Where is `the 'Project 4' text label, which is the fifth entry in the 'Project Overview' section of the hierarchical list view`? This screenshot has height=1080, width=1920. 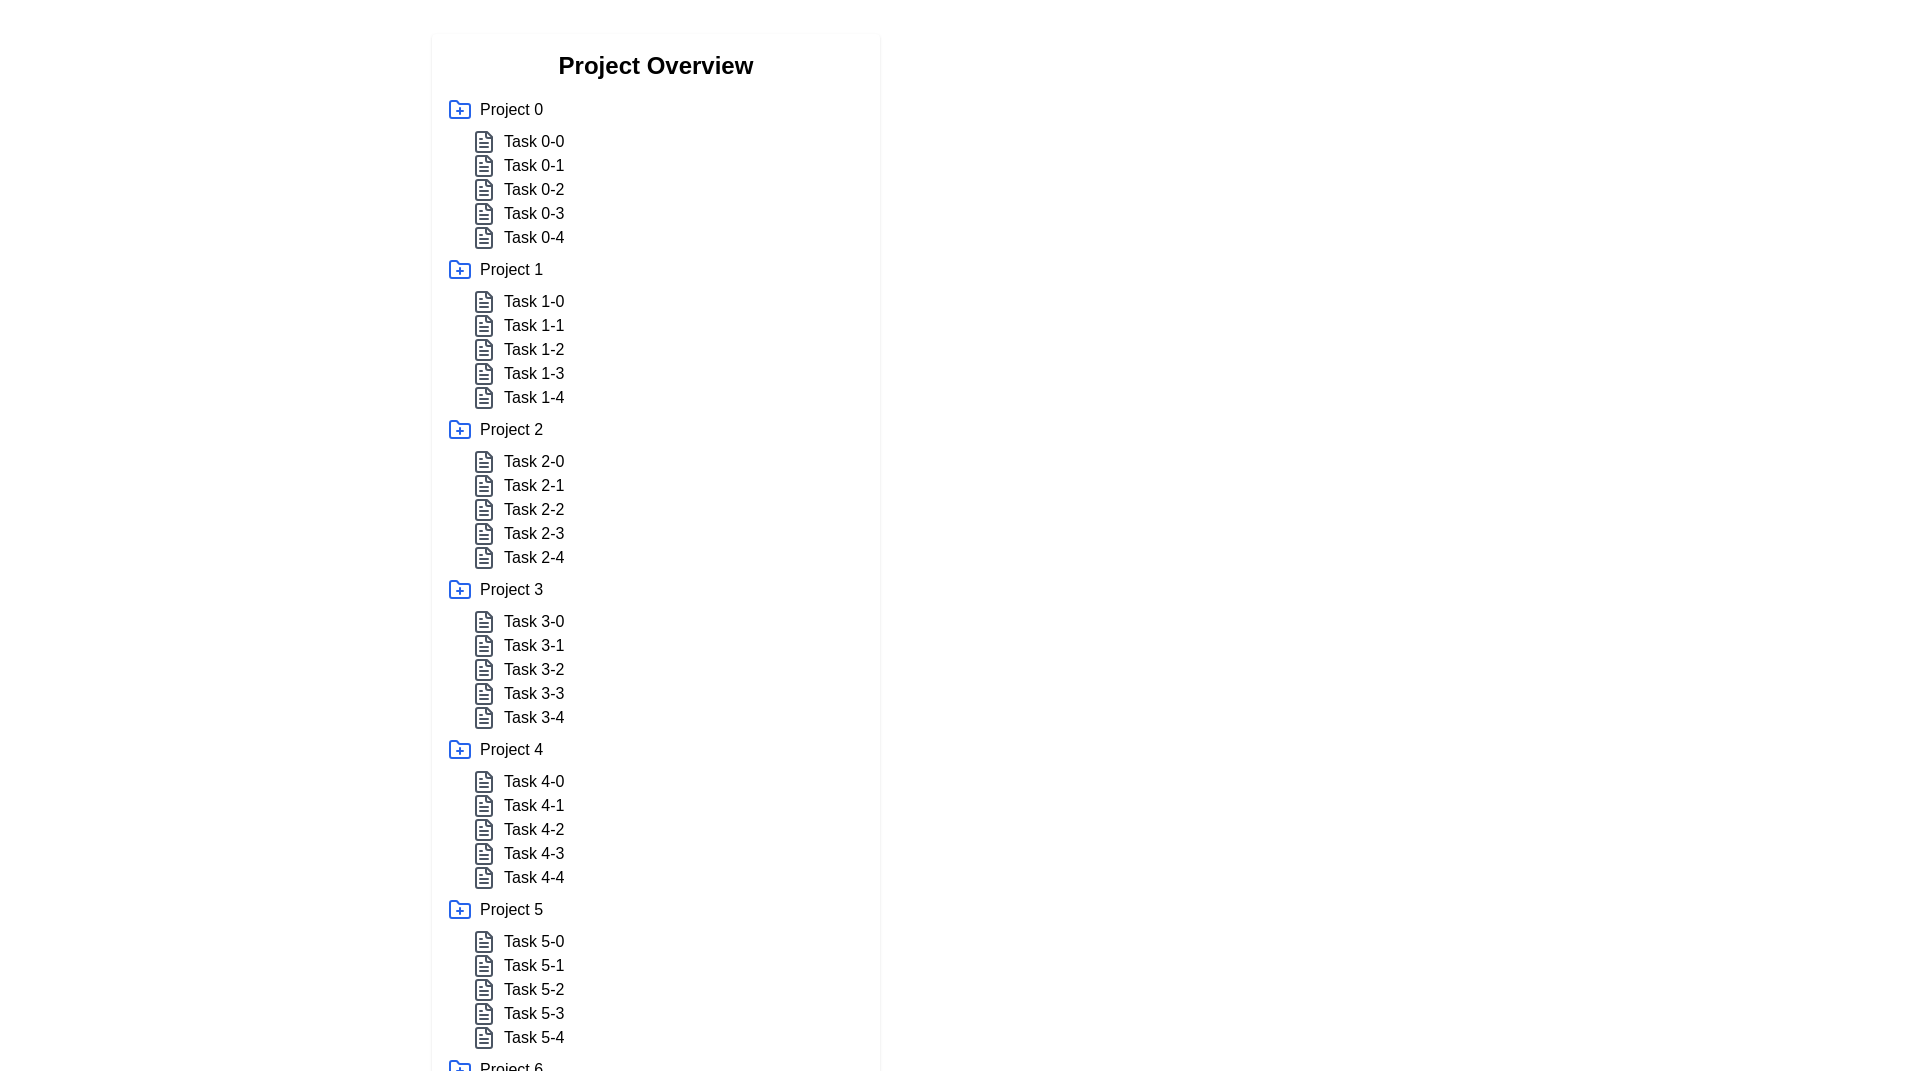
the 'Project 4' text label, which is the fifth entry in the 'Project Overview' section of the hierarchical list view is located at coordinates (511, 749).